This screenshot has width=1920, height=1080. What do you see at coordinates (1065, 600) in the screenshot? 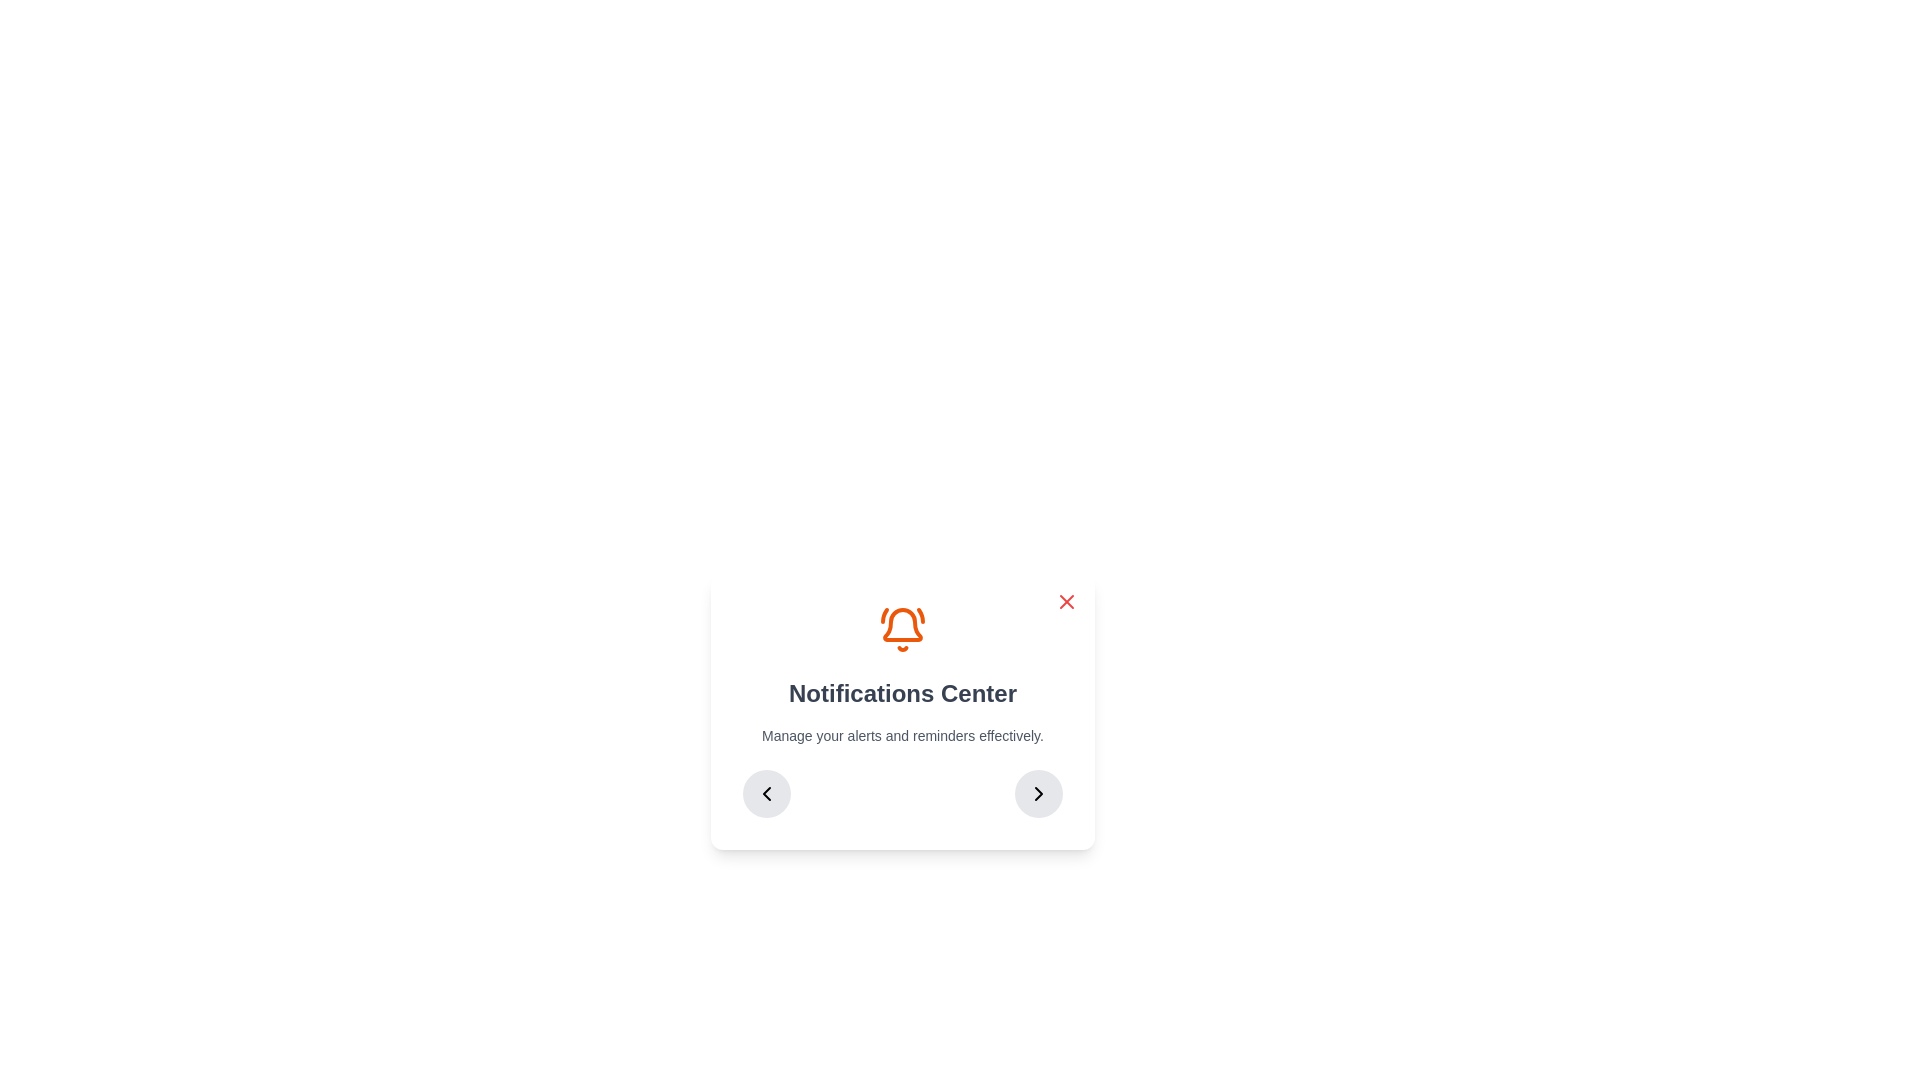
I see `the close button located at the top-right corner of the 'Notifications Center' panel to change its style` at bounding box center [1065, 600].